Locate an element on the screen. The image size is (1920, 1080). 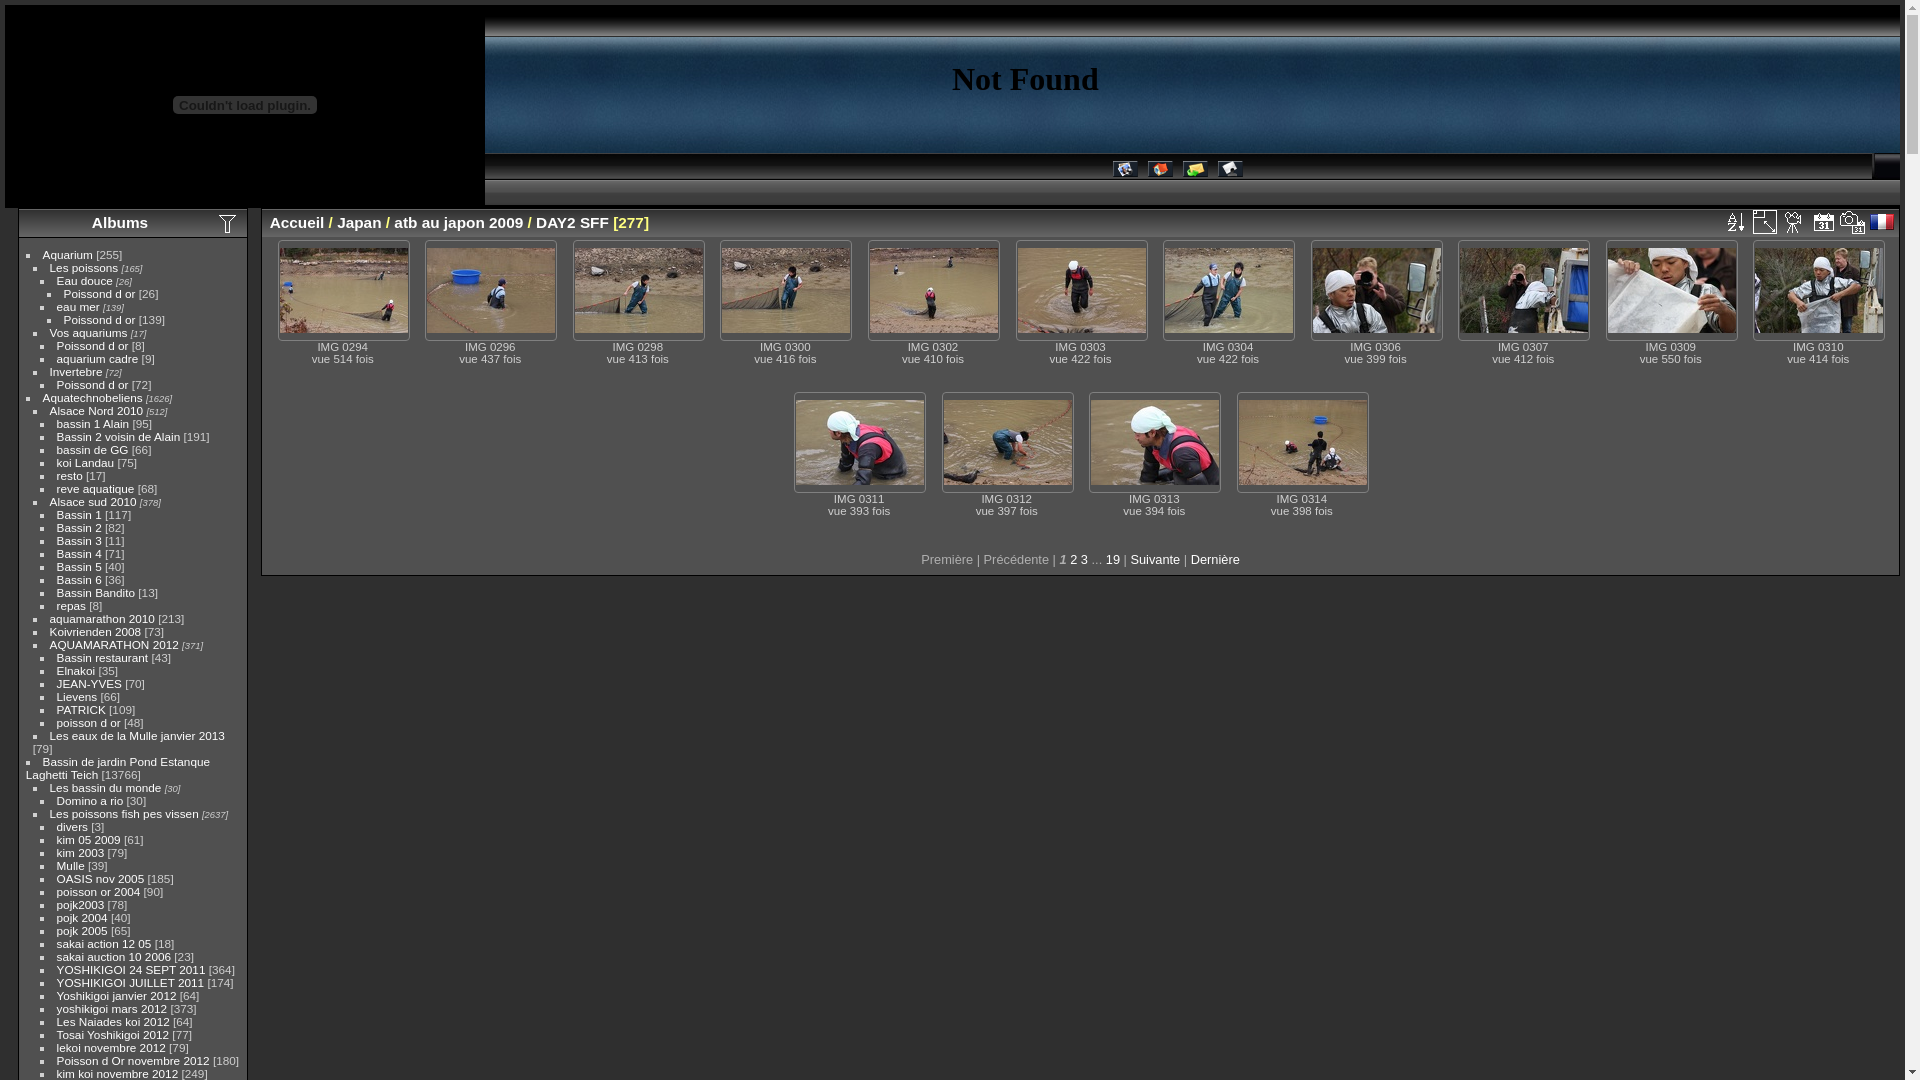
'JEAN-YVES' is located at coordinates (88, 682).